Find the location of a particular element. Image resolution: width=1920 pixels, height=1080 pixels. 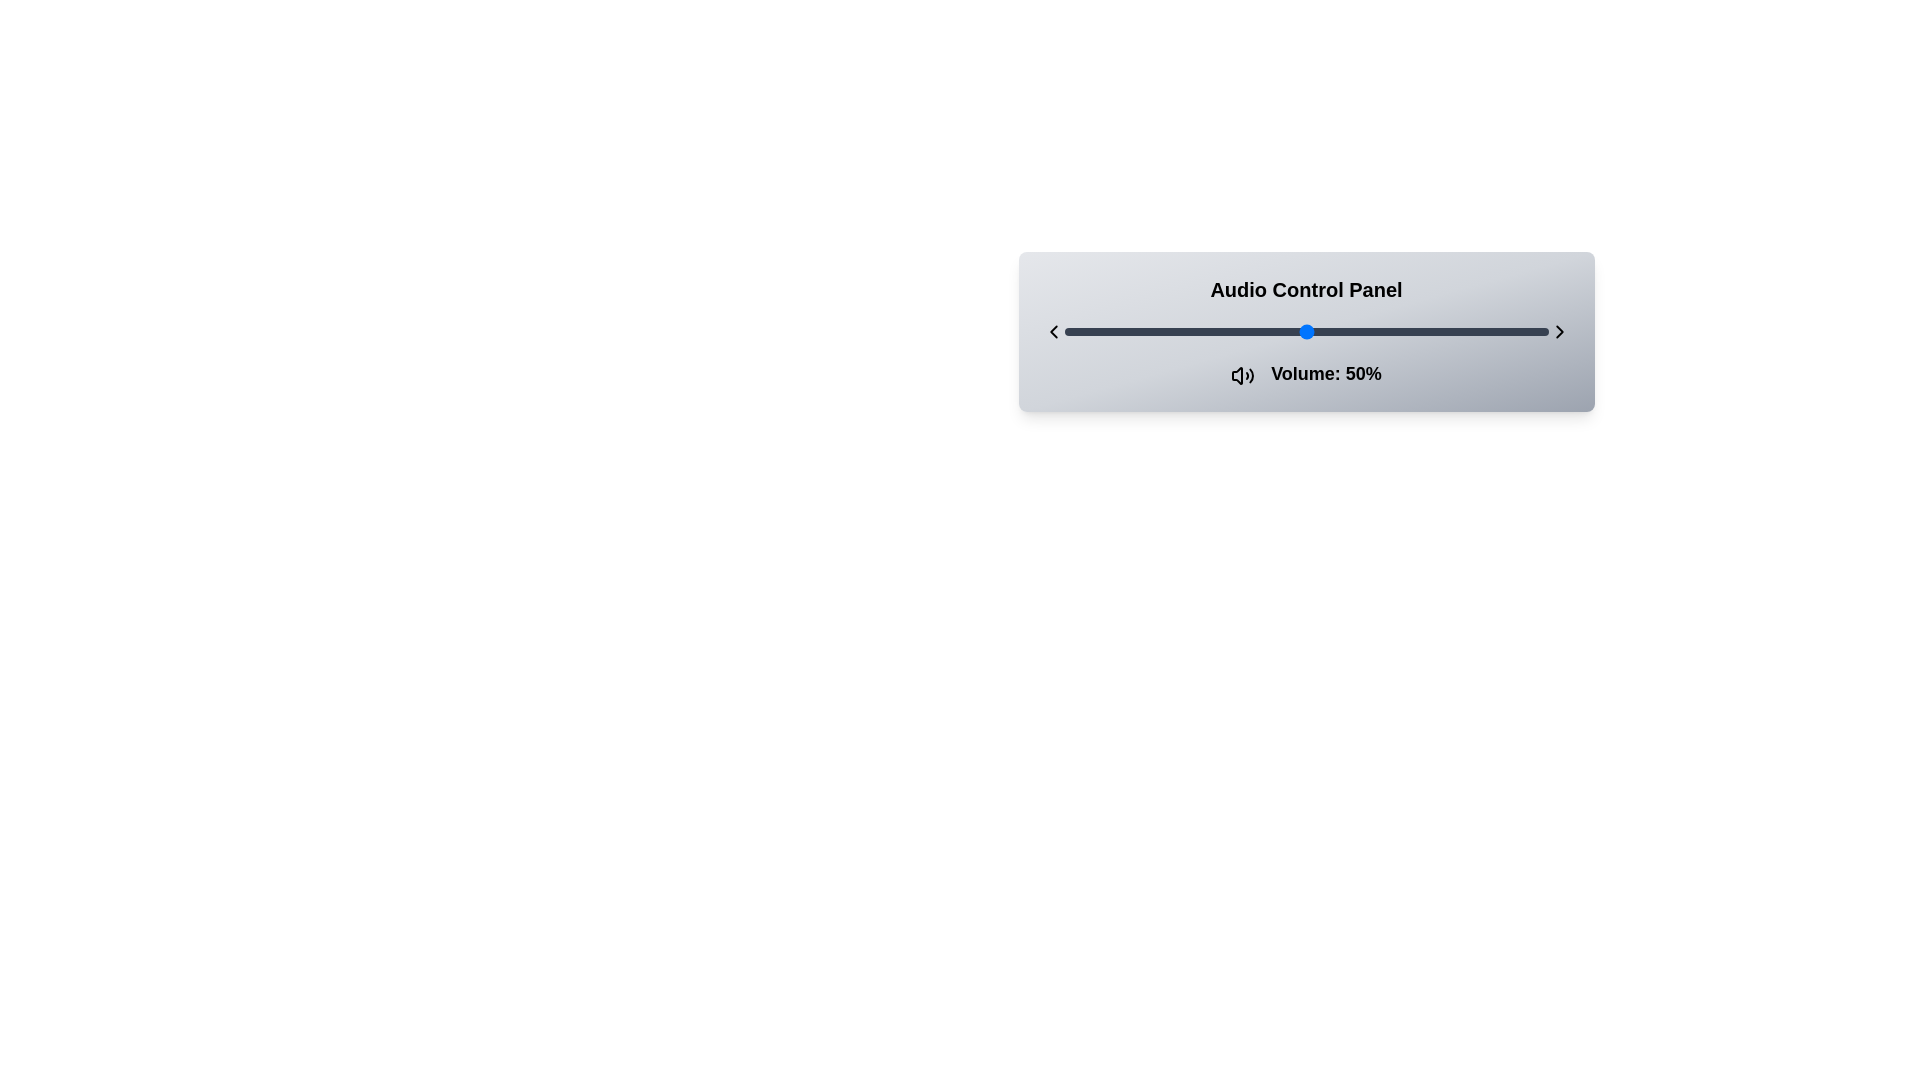

the audio module icon located to the left of the text 'Volume: 50%' is located at coordinates (1236, 374).